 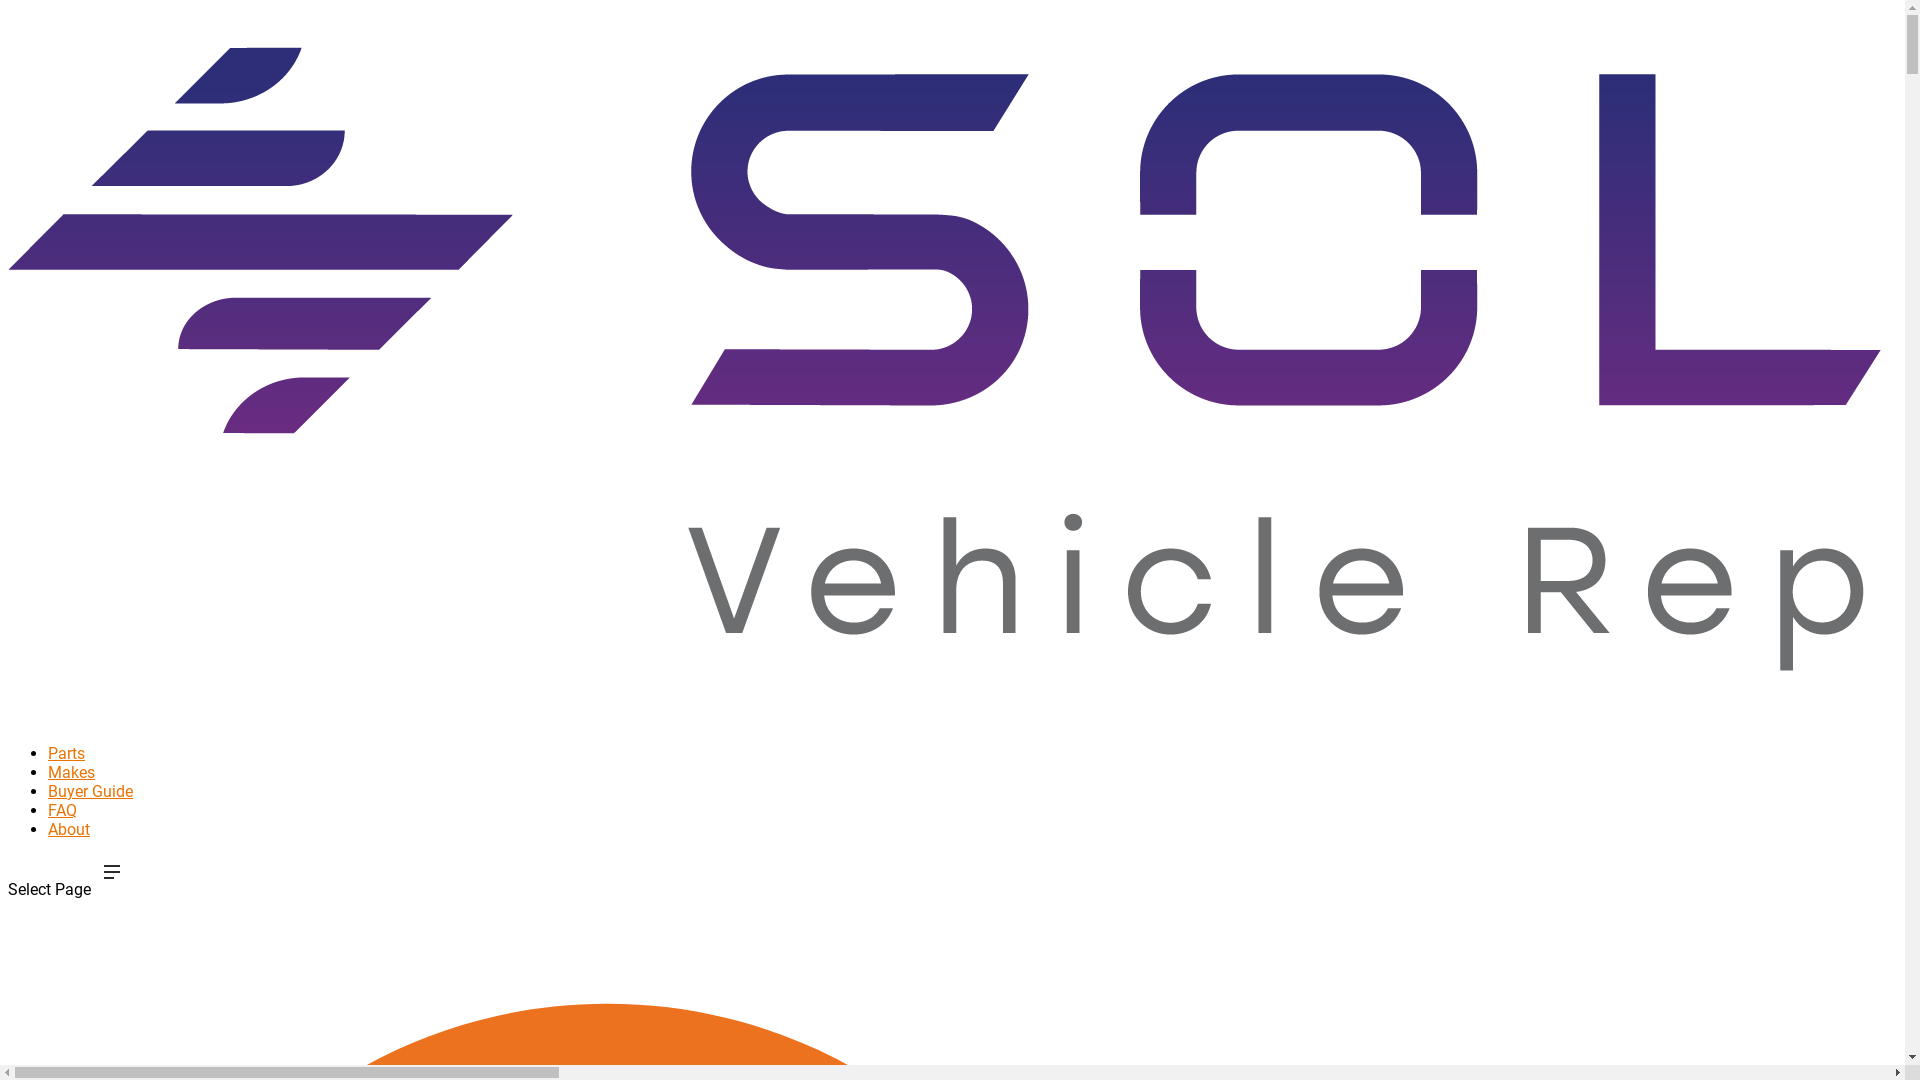 I want to click on 'FAQ', so click(x=62, y=836).